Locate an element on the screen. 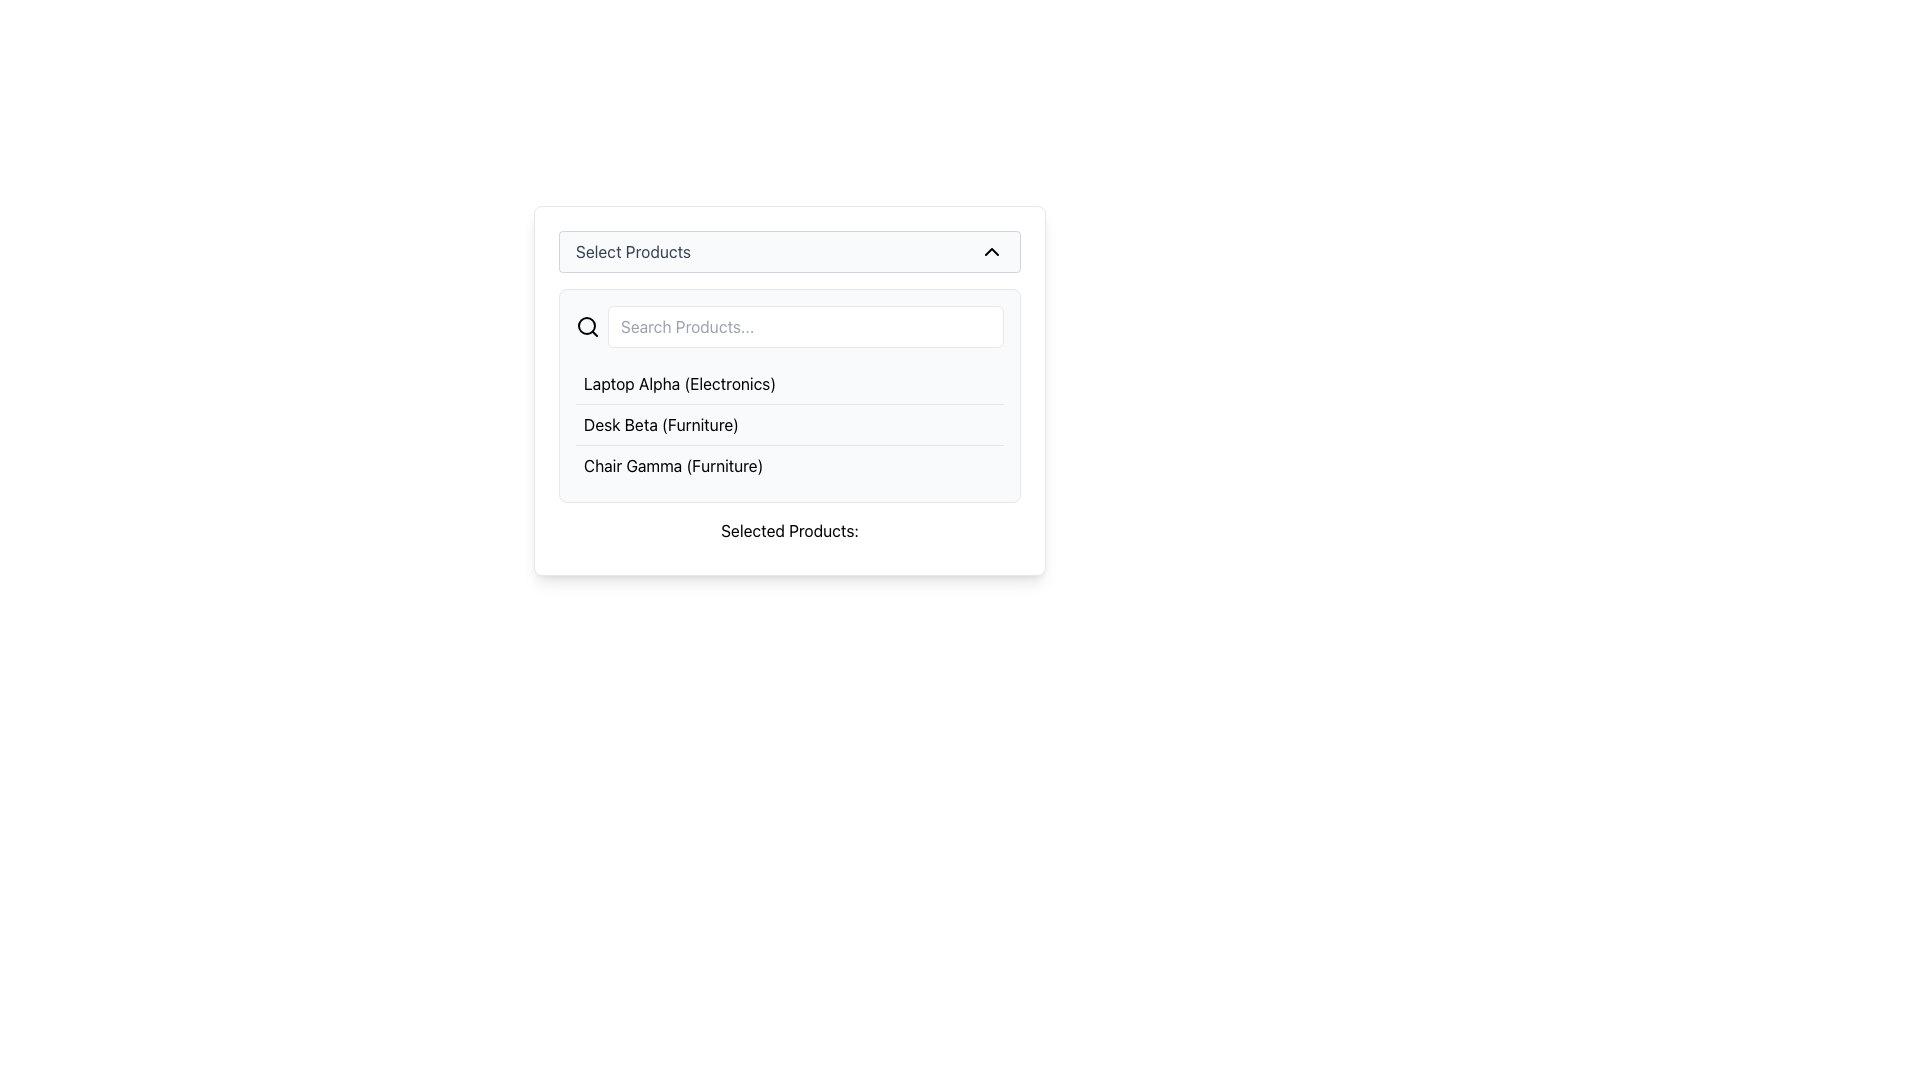 The height and width of the screenshot is (1080, 1920). the downward-pointing arrow icon inside the 'Select Products' button is located at coordinates (992, 250).